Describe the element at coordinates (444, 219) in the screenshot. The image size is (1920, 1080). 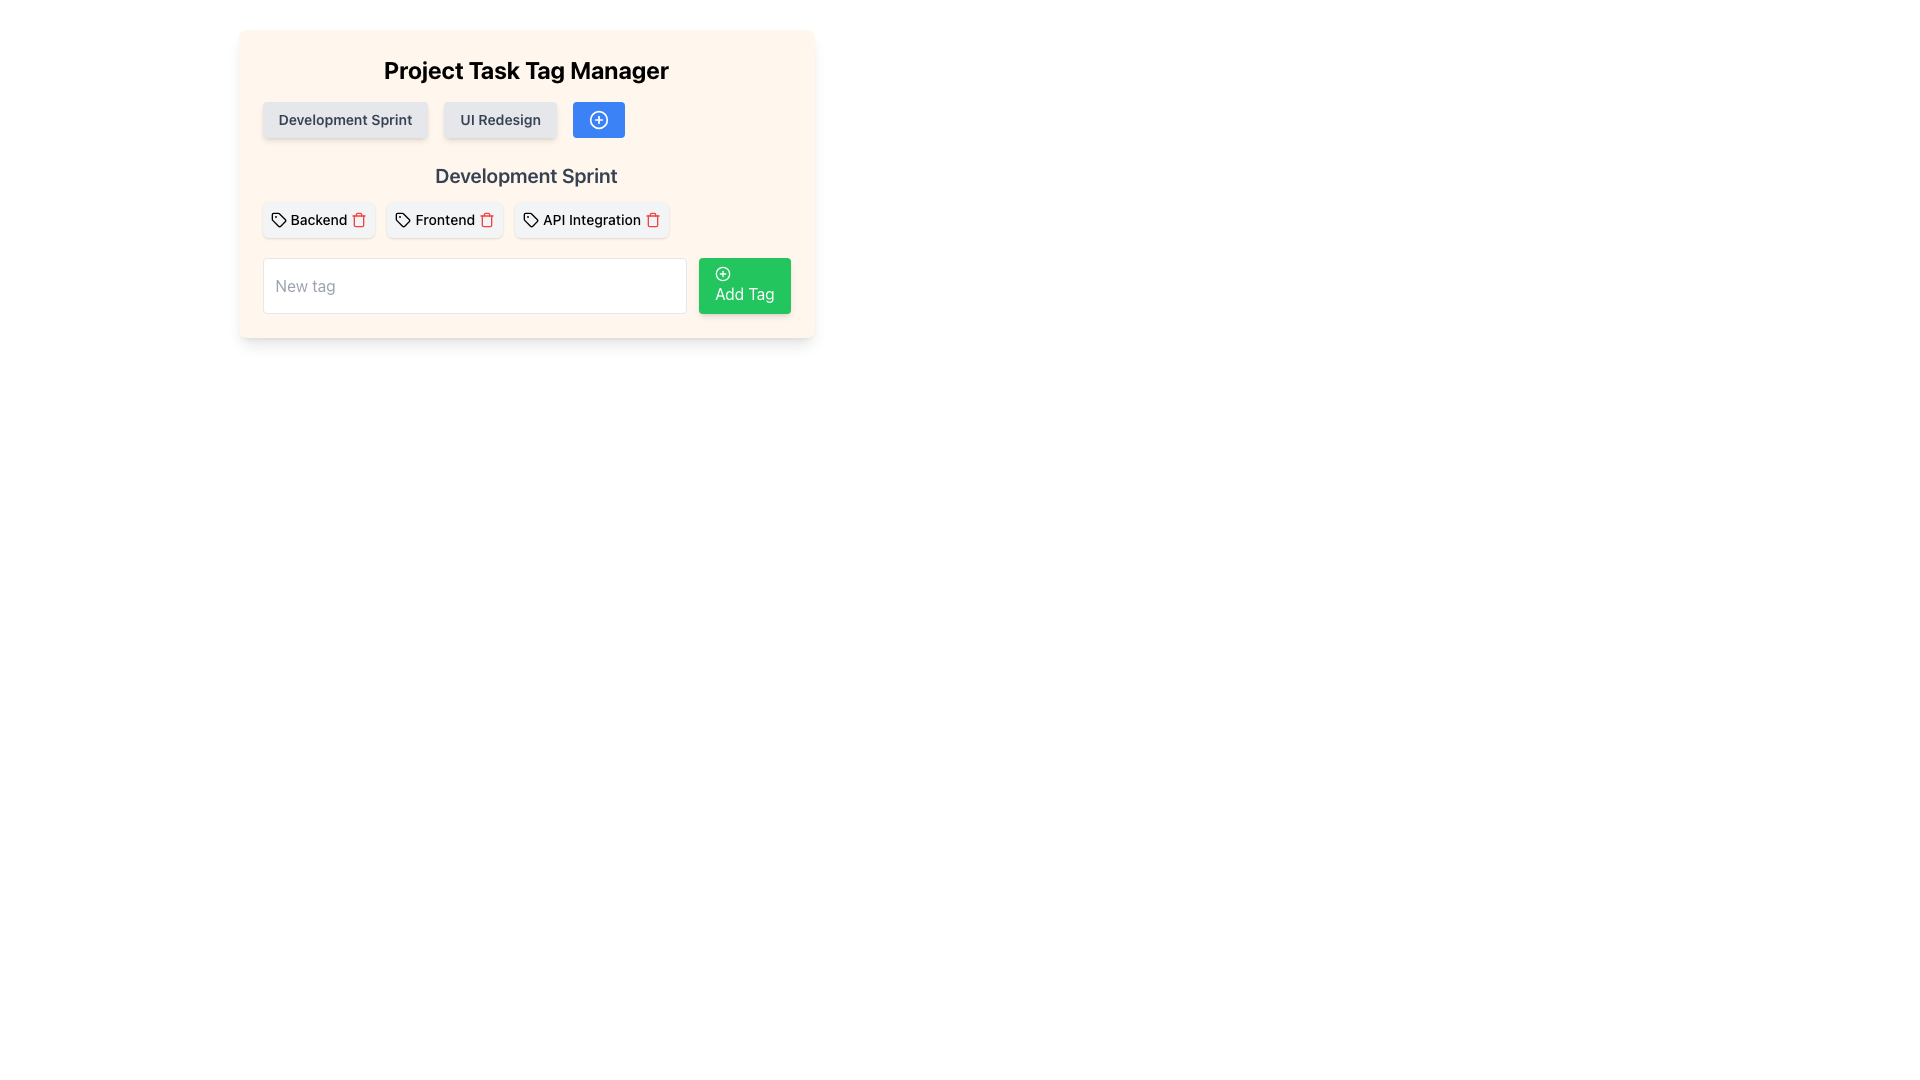
I see `the 'Frontend' tag, which is the second item in the horizontal list under the 'Development Sprint' header, located between the 'Backend' and 'API Integration' tags` at that location.